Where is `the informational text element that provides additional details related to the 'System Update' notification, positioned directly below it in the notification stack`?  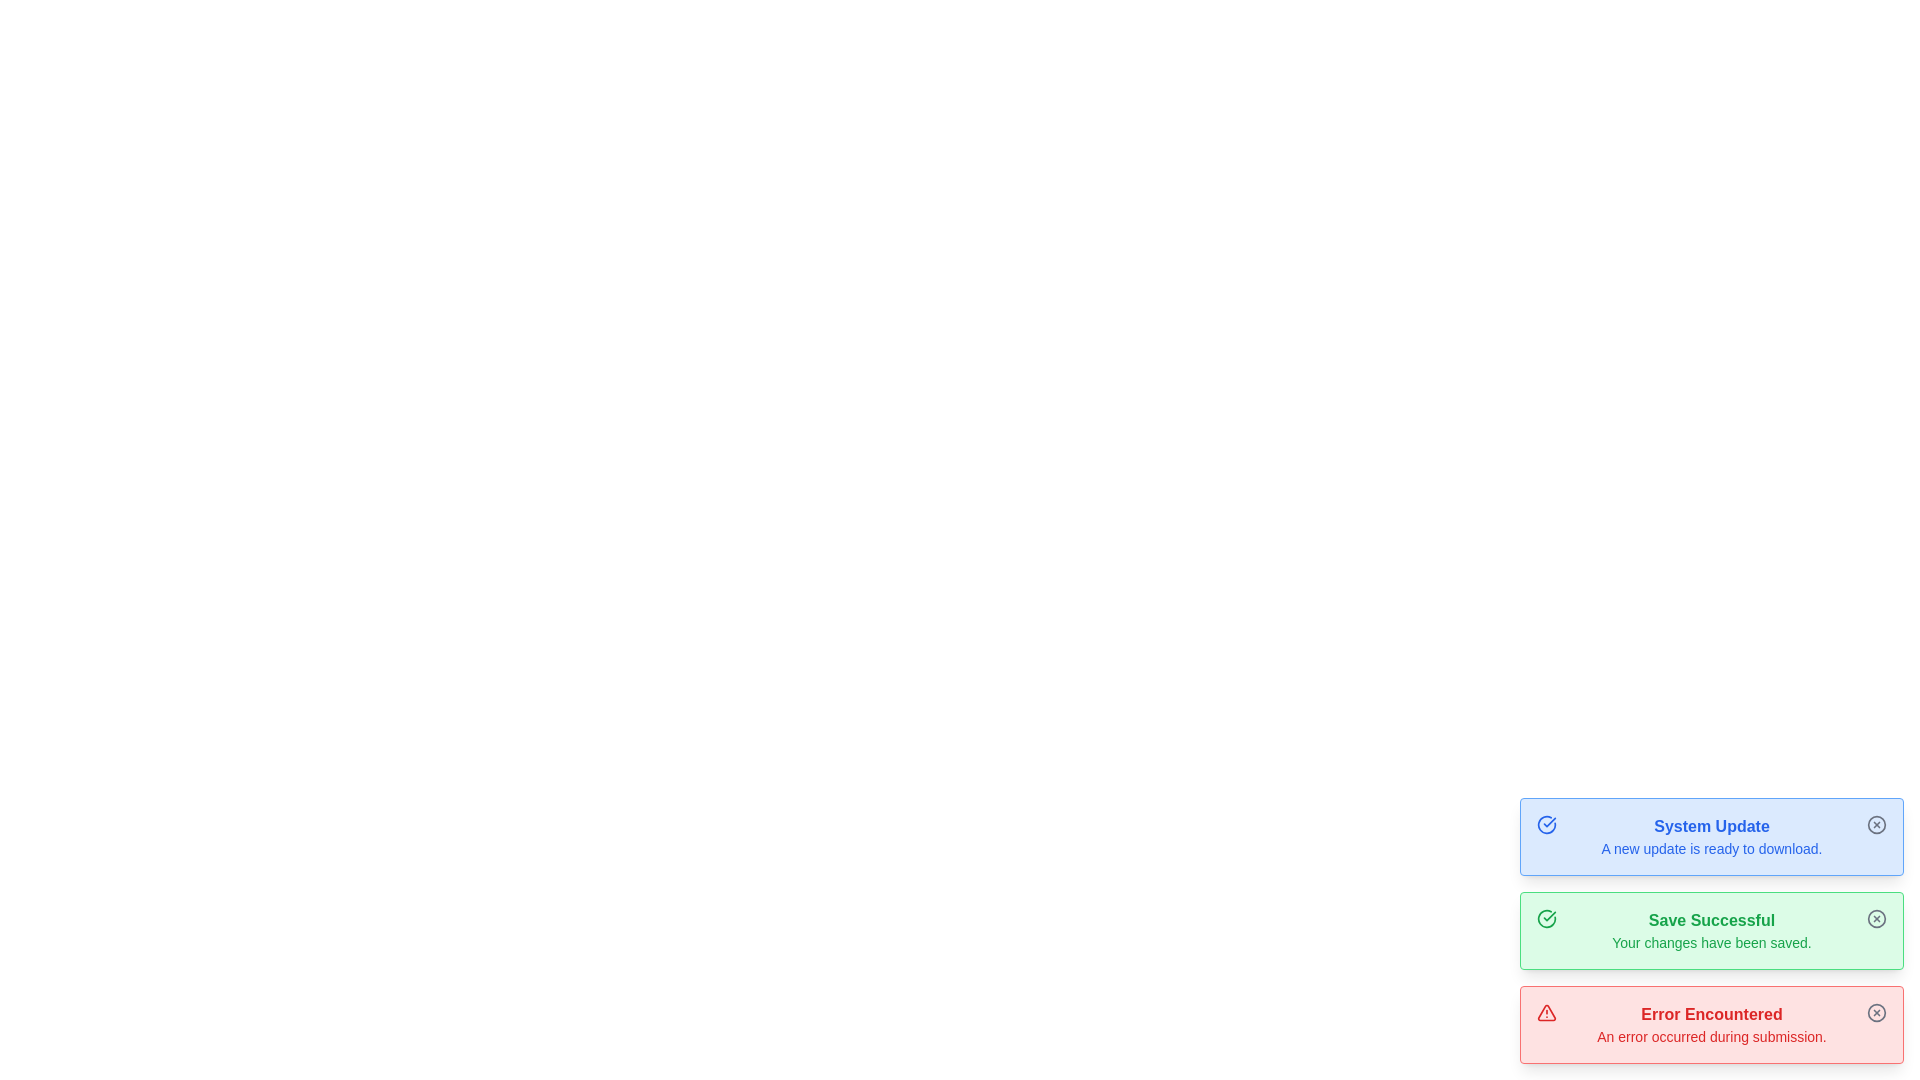 the informational text element that provides additional details related to the 'System Update' notification, positioned directly below it in the notification stack is located at coordinates (1711, 848).